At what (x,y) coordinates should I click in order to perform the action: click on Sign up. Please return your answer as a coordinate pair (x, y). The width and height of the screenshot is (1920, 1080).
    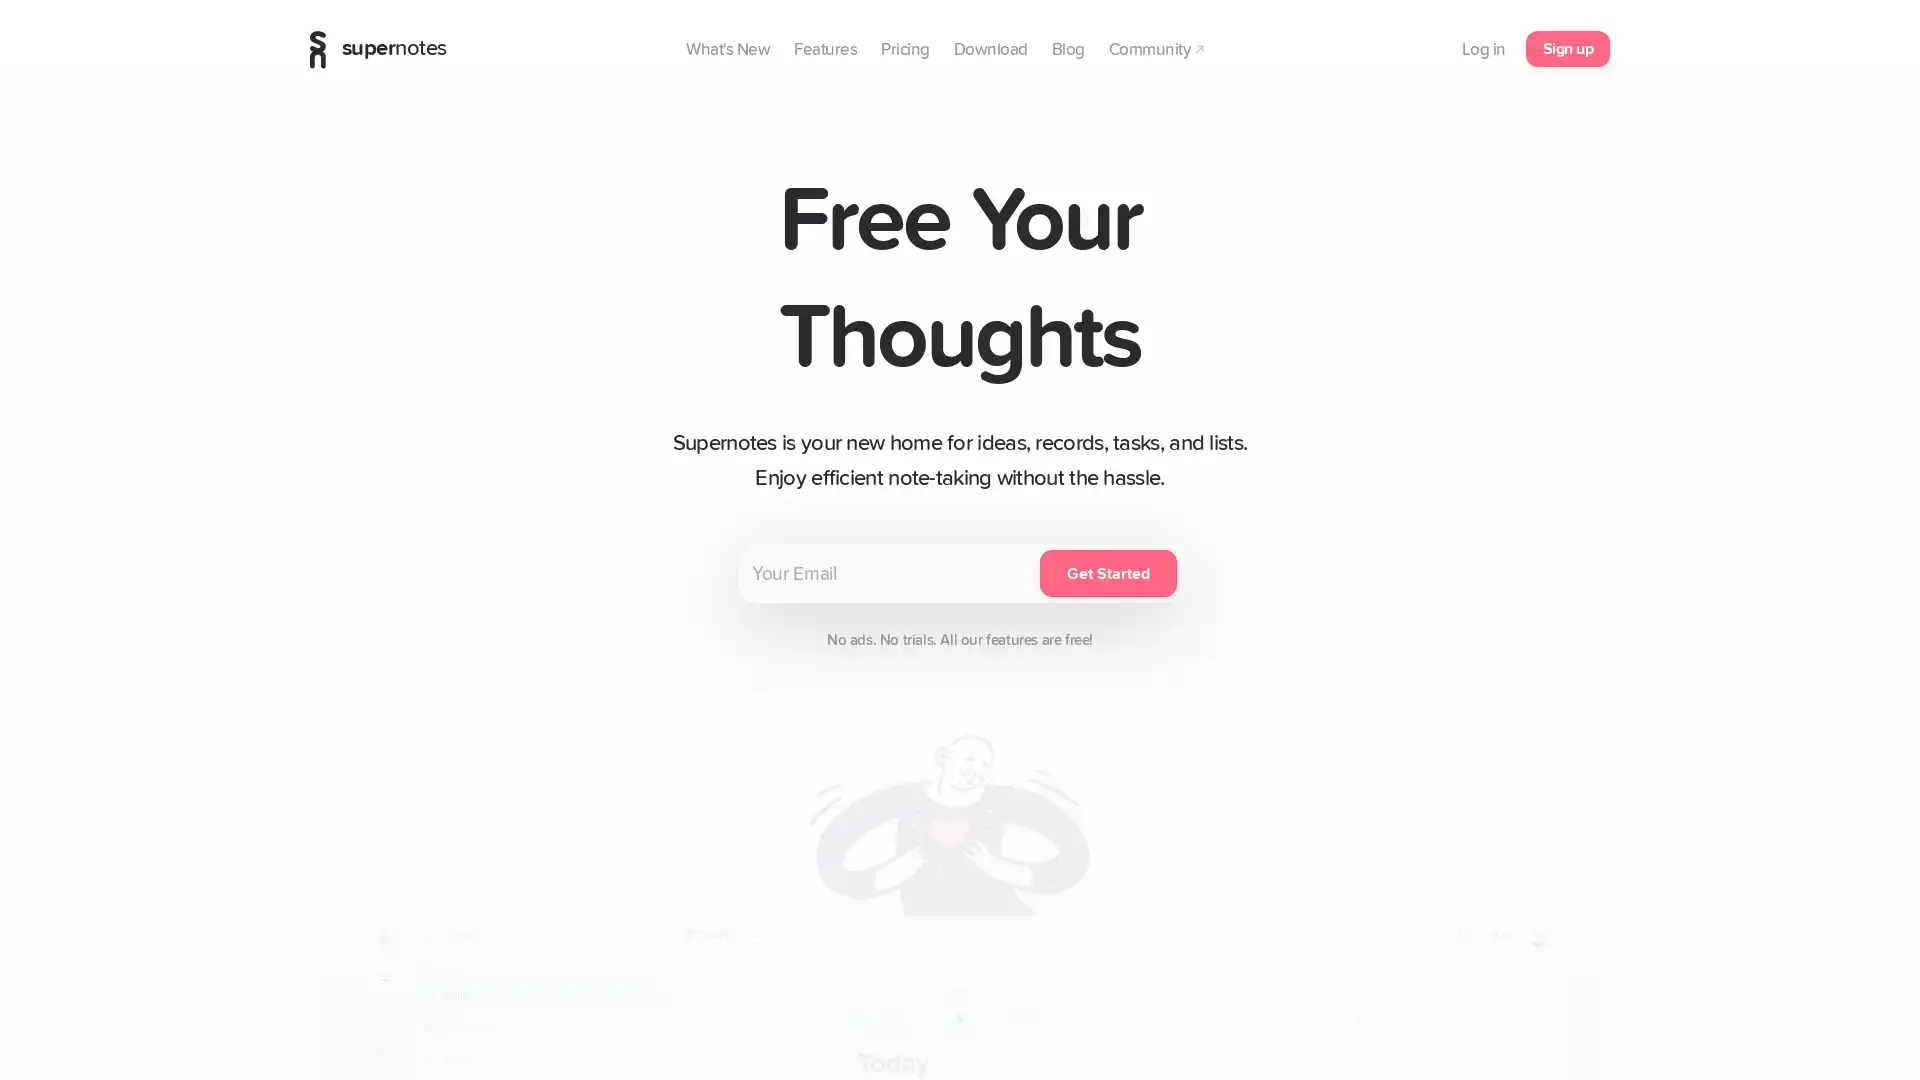
    Looking at the image, I should click on (1566, 48).